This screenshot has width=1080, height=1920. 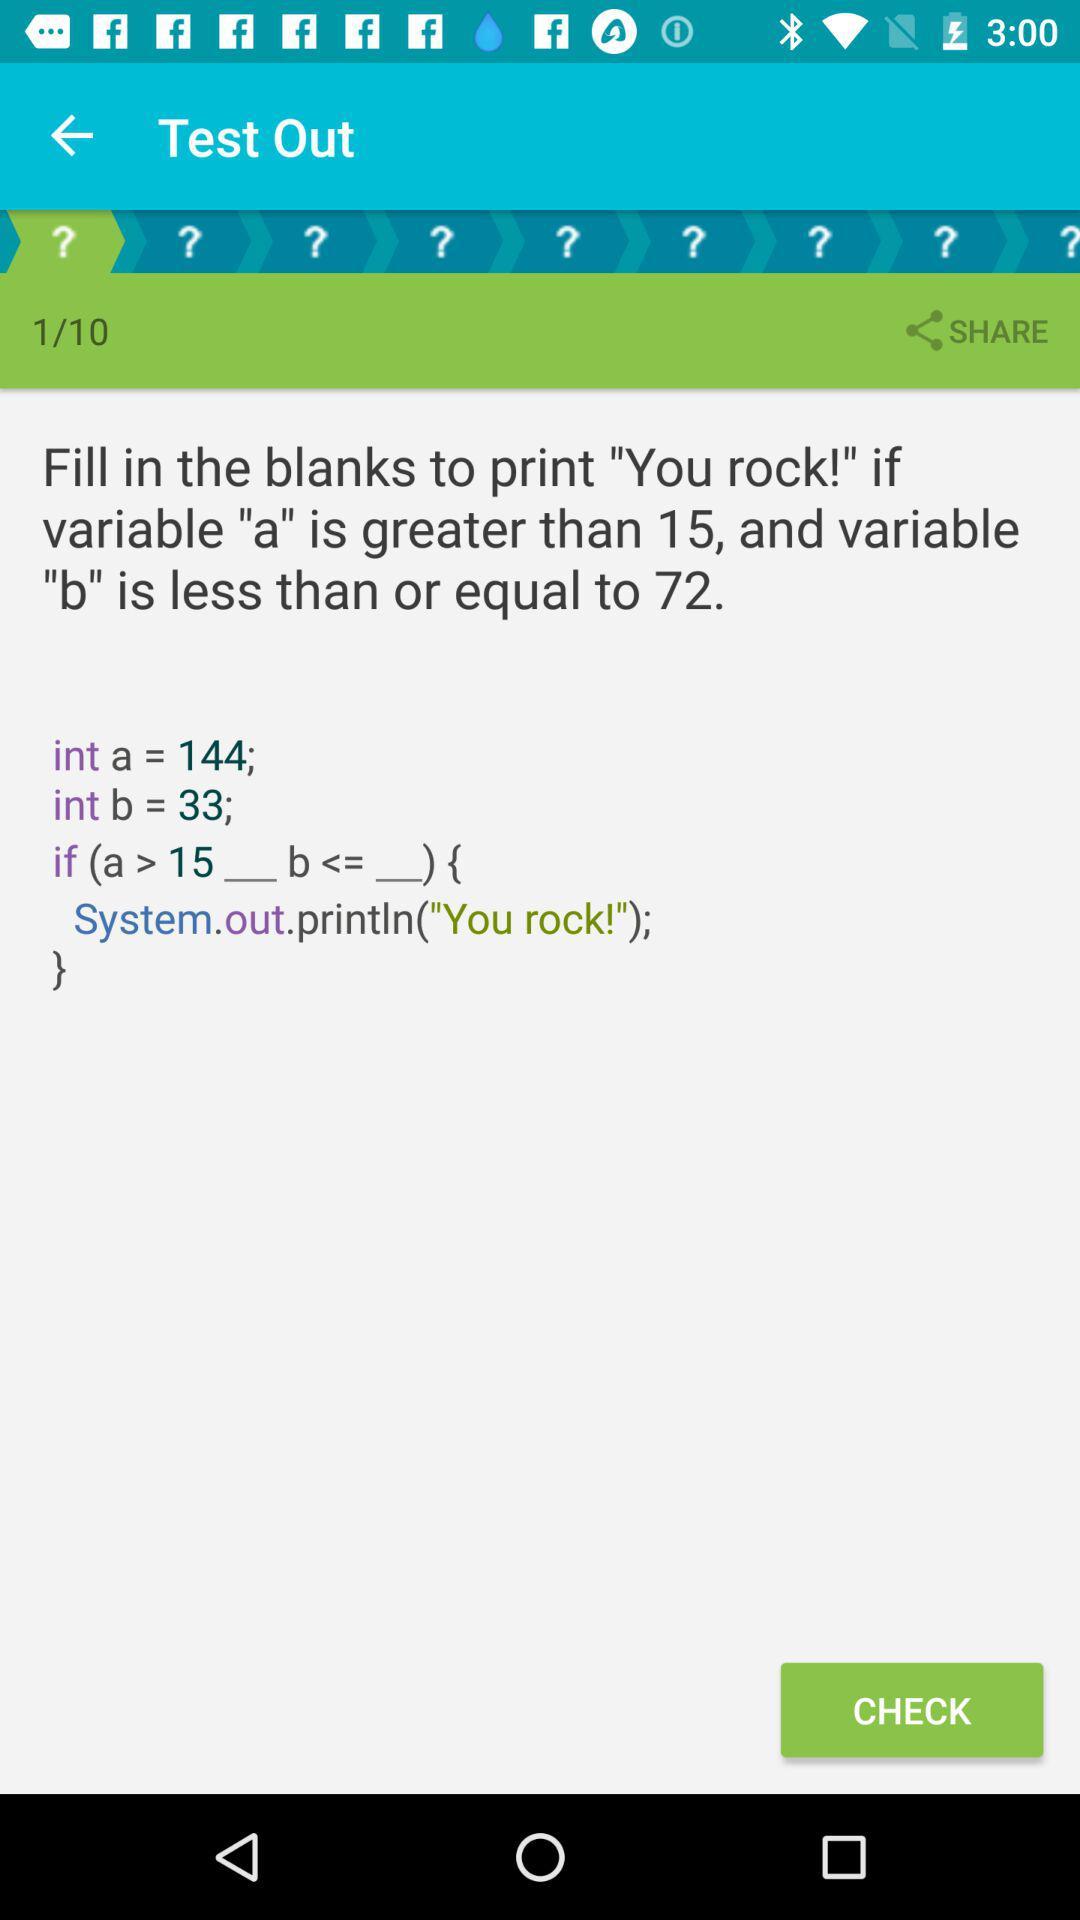 What do you see at coordinates (439, 240) in the screenshot?
I see `the help icon` at bounding box center [439, 240].